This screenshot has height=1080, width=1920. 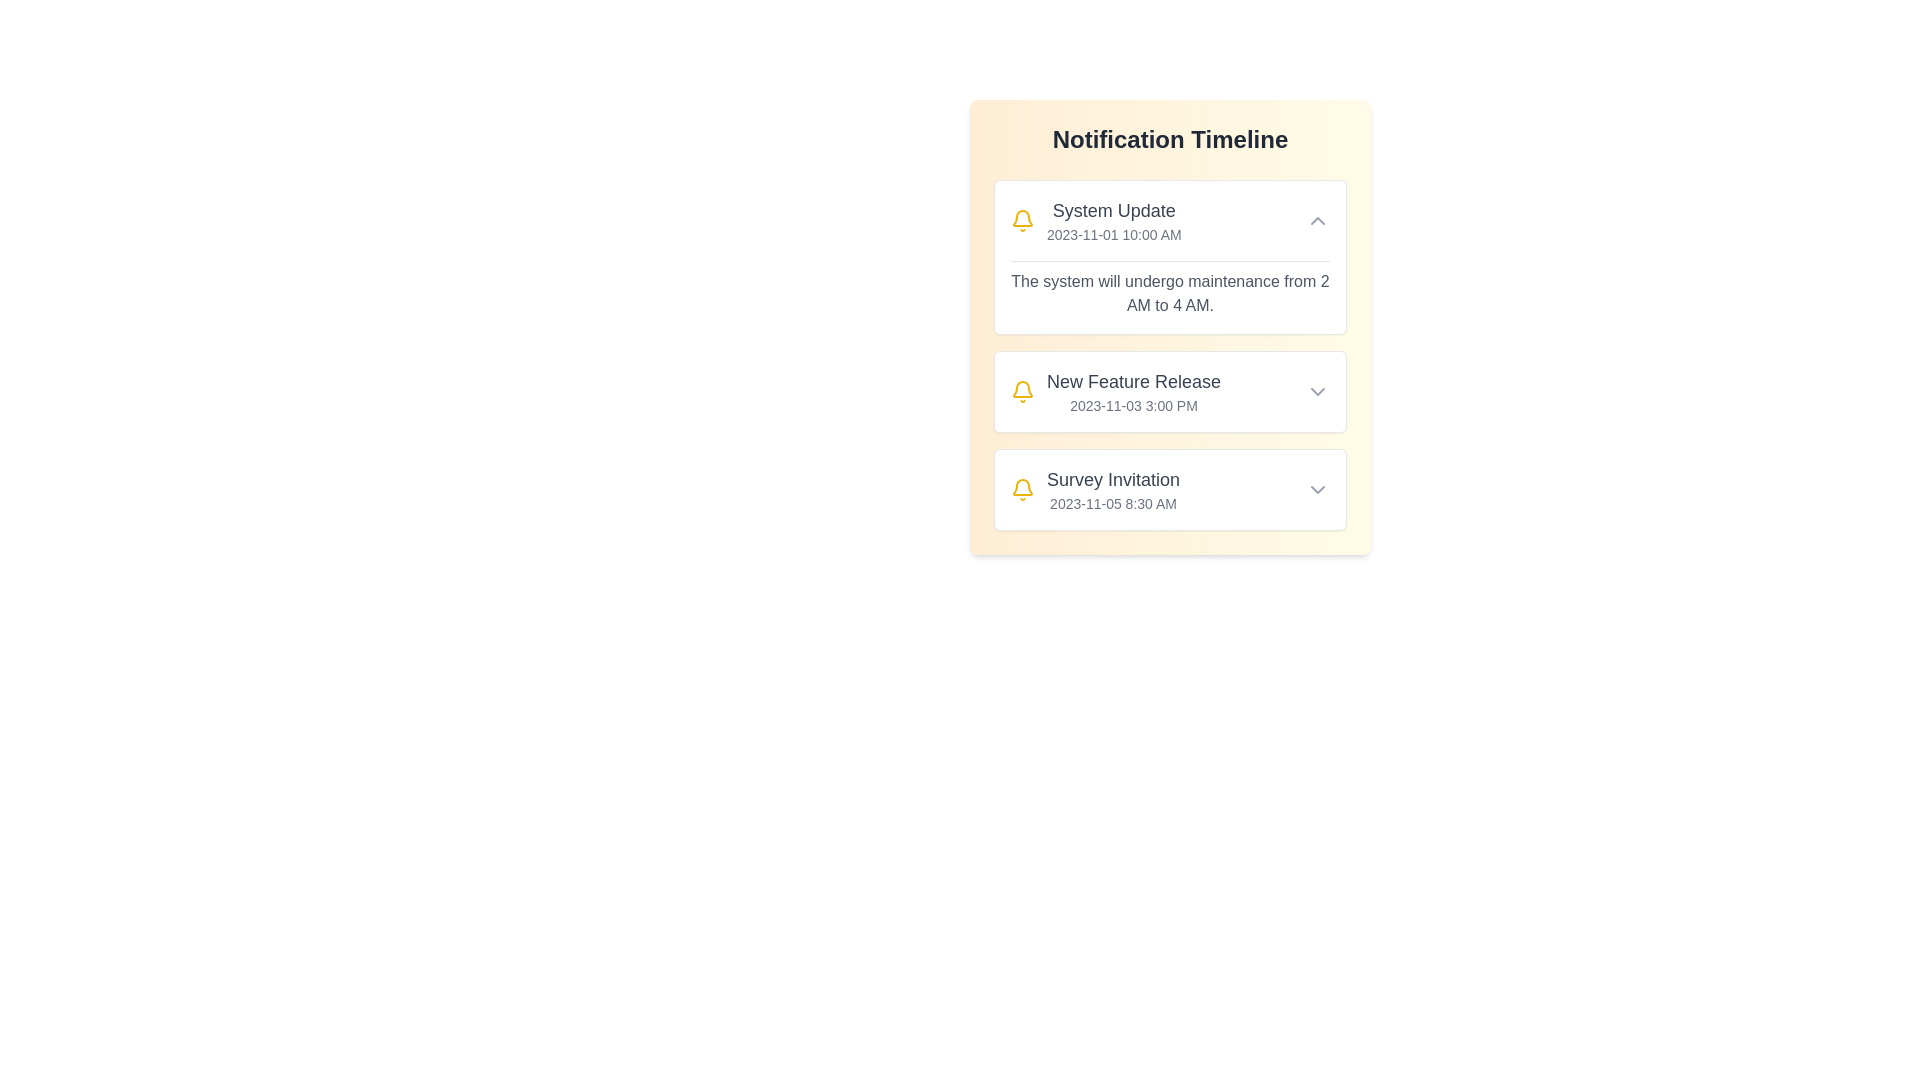 What do you see at coordinates (1170, 354) in the screenshot?
I see `the notification card titled 'New Feature Release' that contains a timestamp and is located in the 'Notification Timeline' list` at bounding box center [1170, 354].